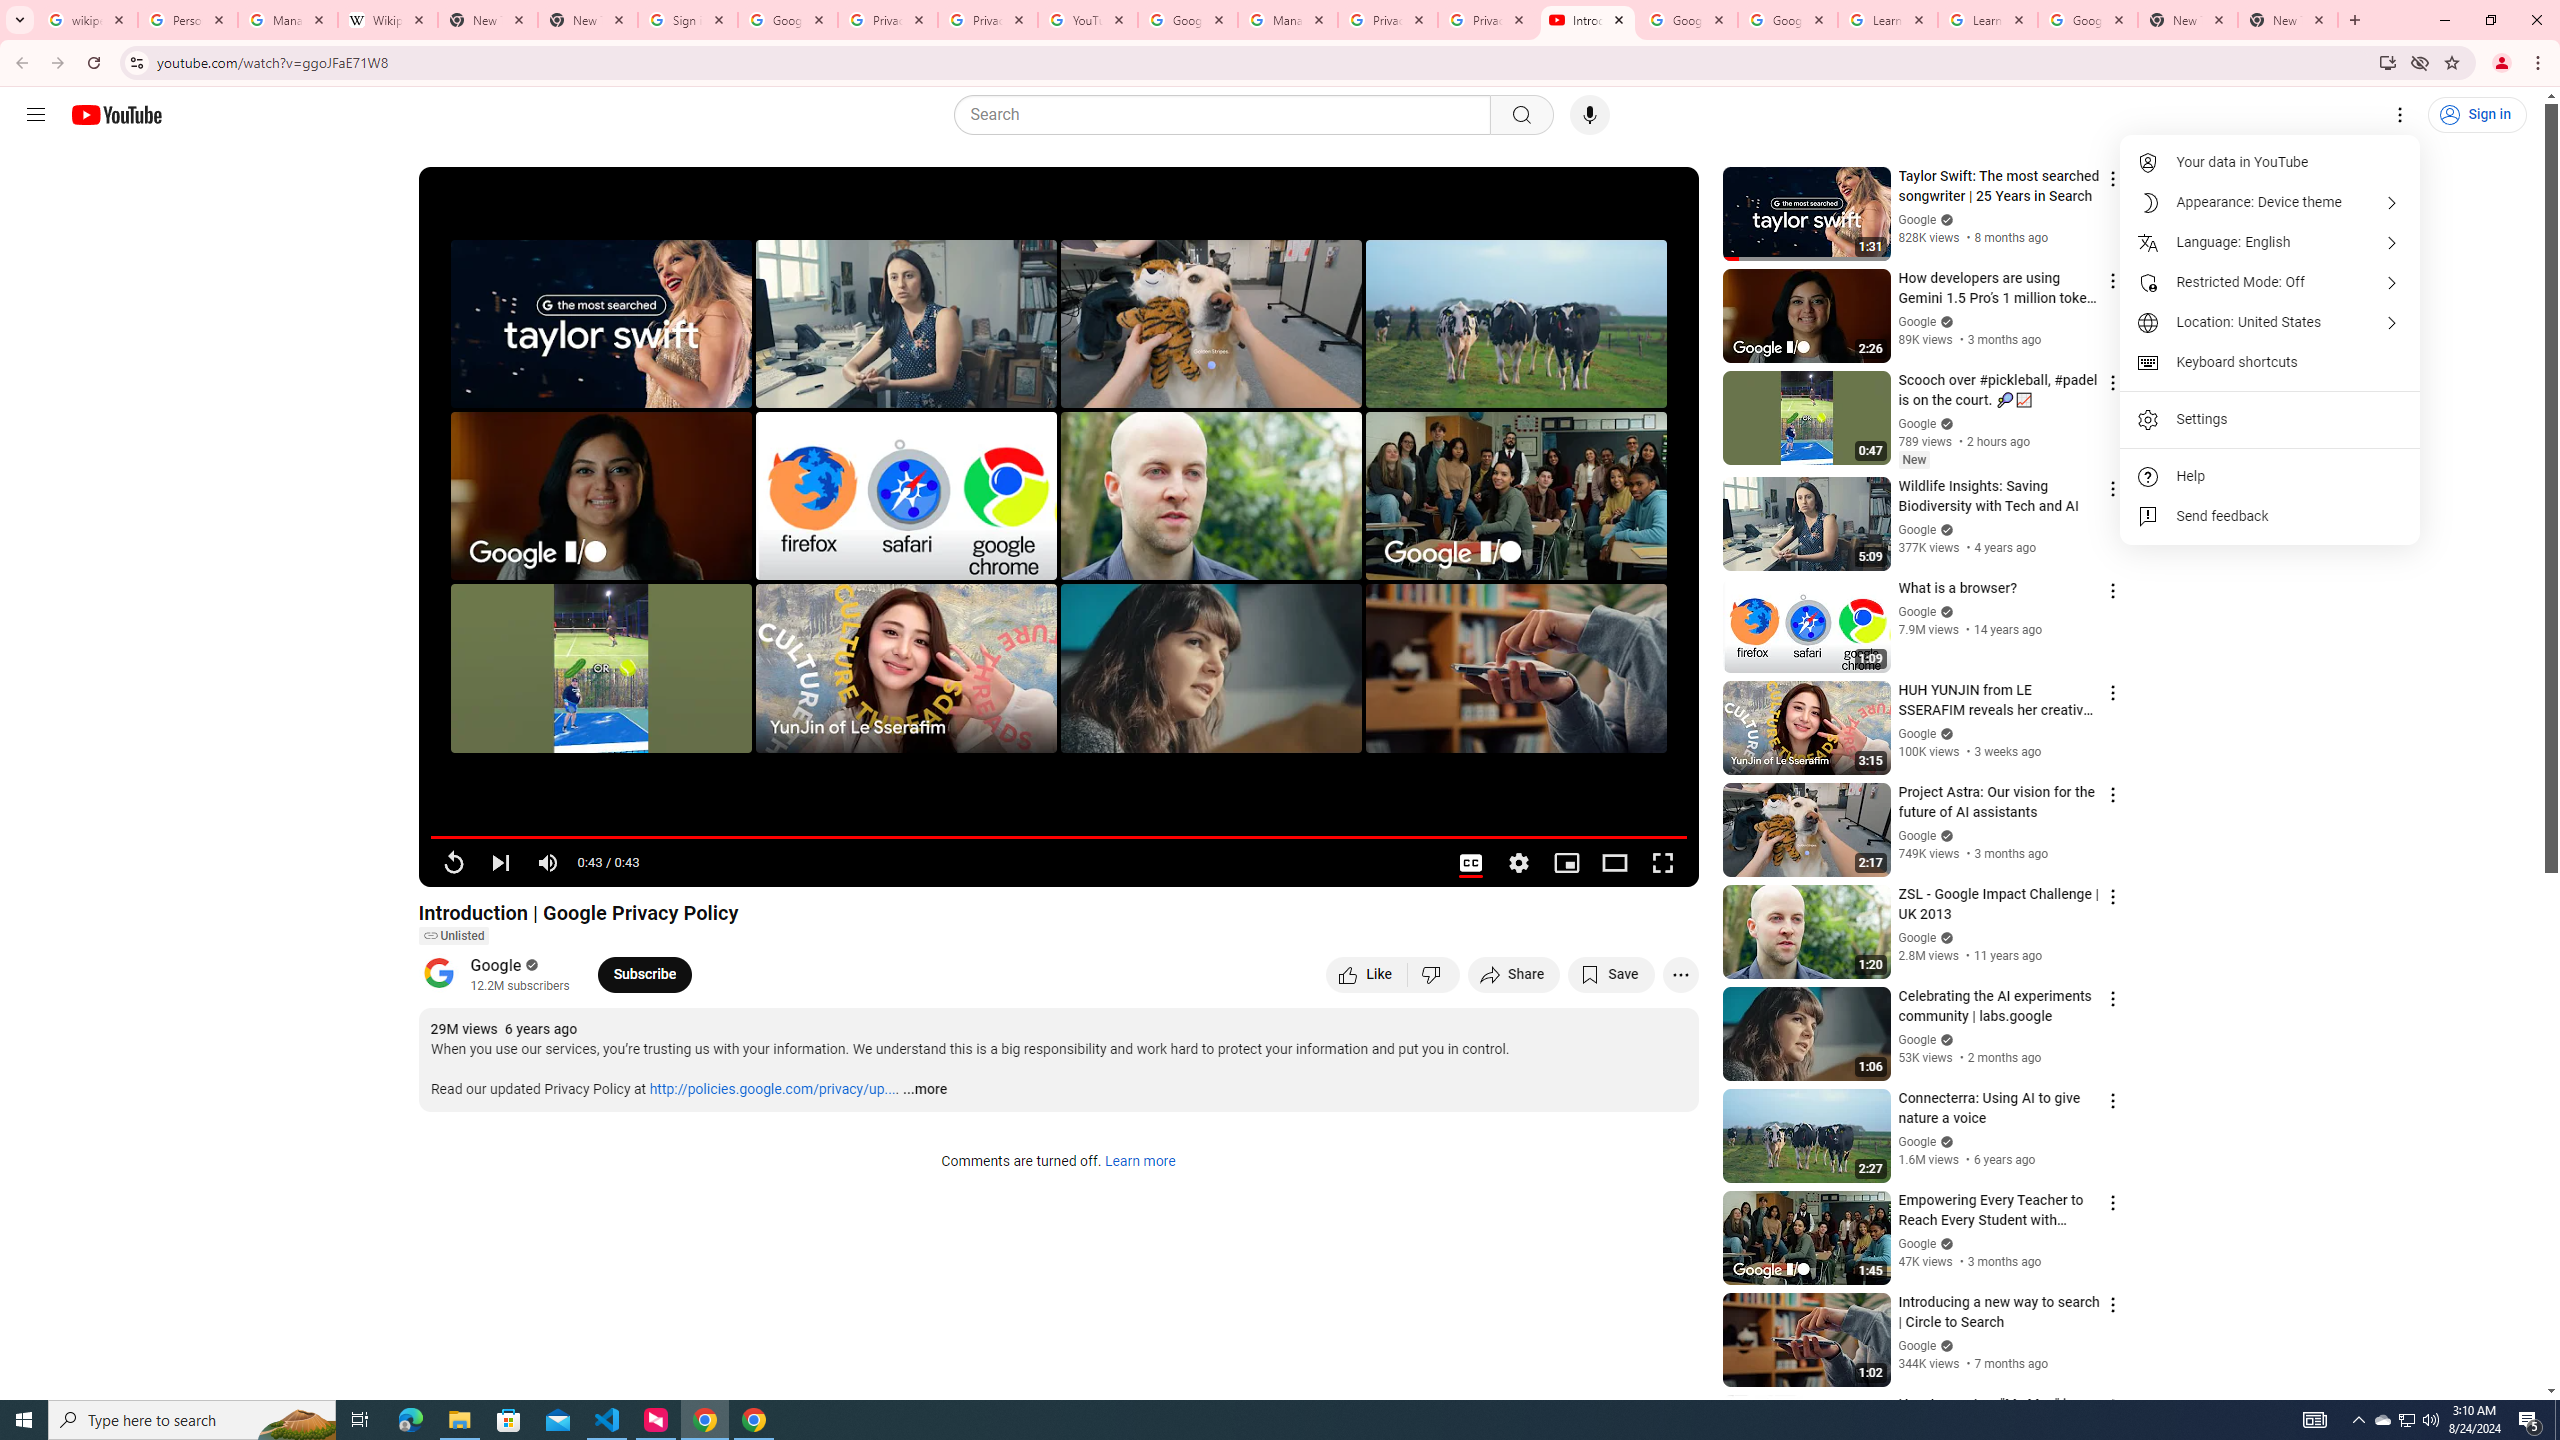 The image size is (2560, 1440). Describe the element at coordinates (2270, 242) in the screenshot. I see `'Language: English'` at that location.